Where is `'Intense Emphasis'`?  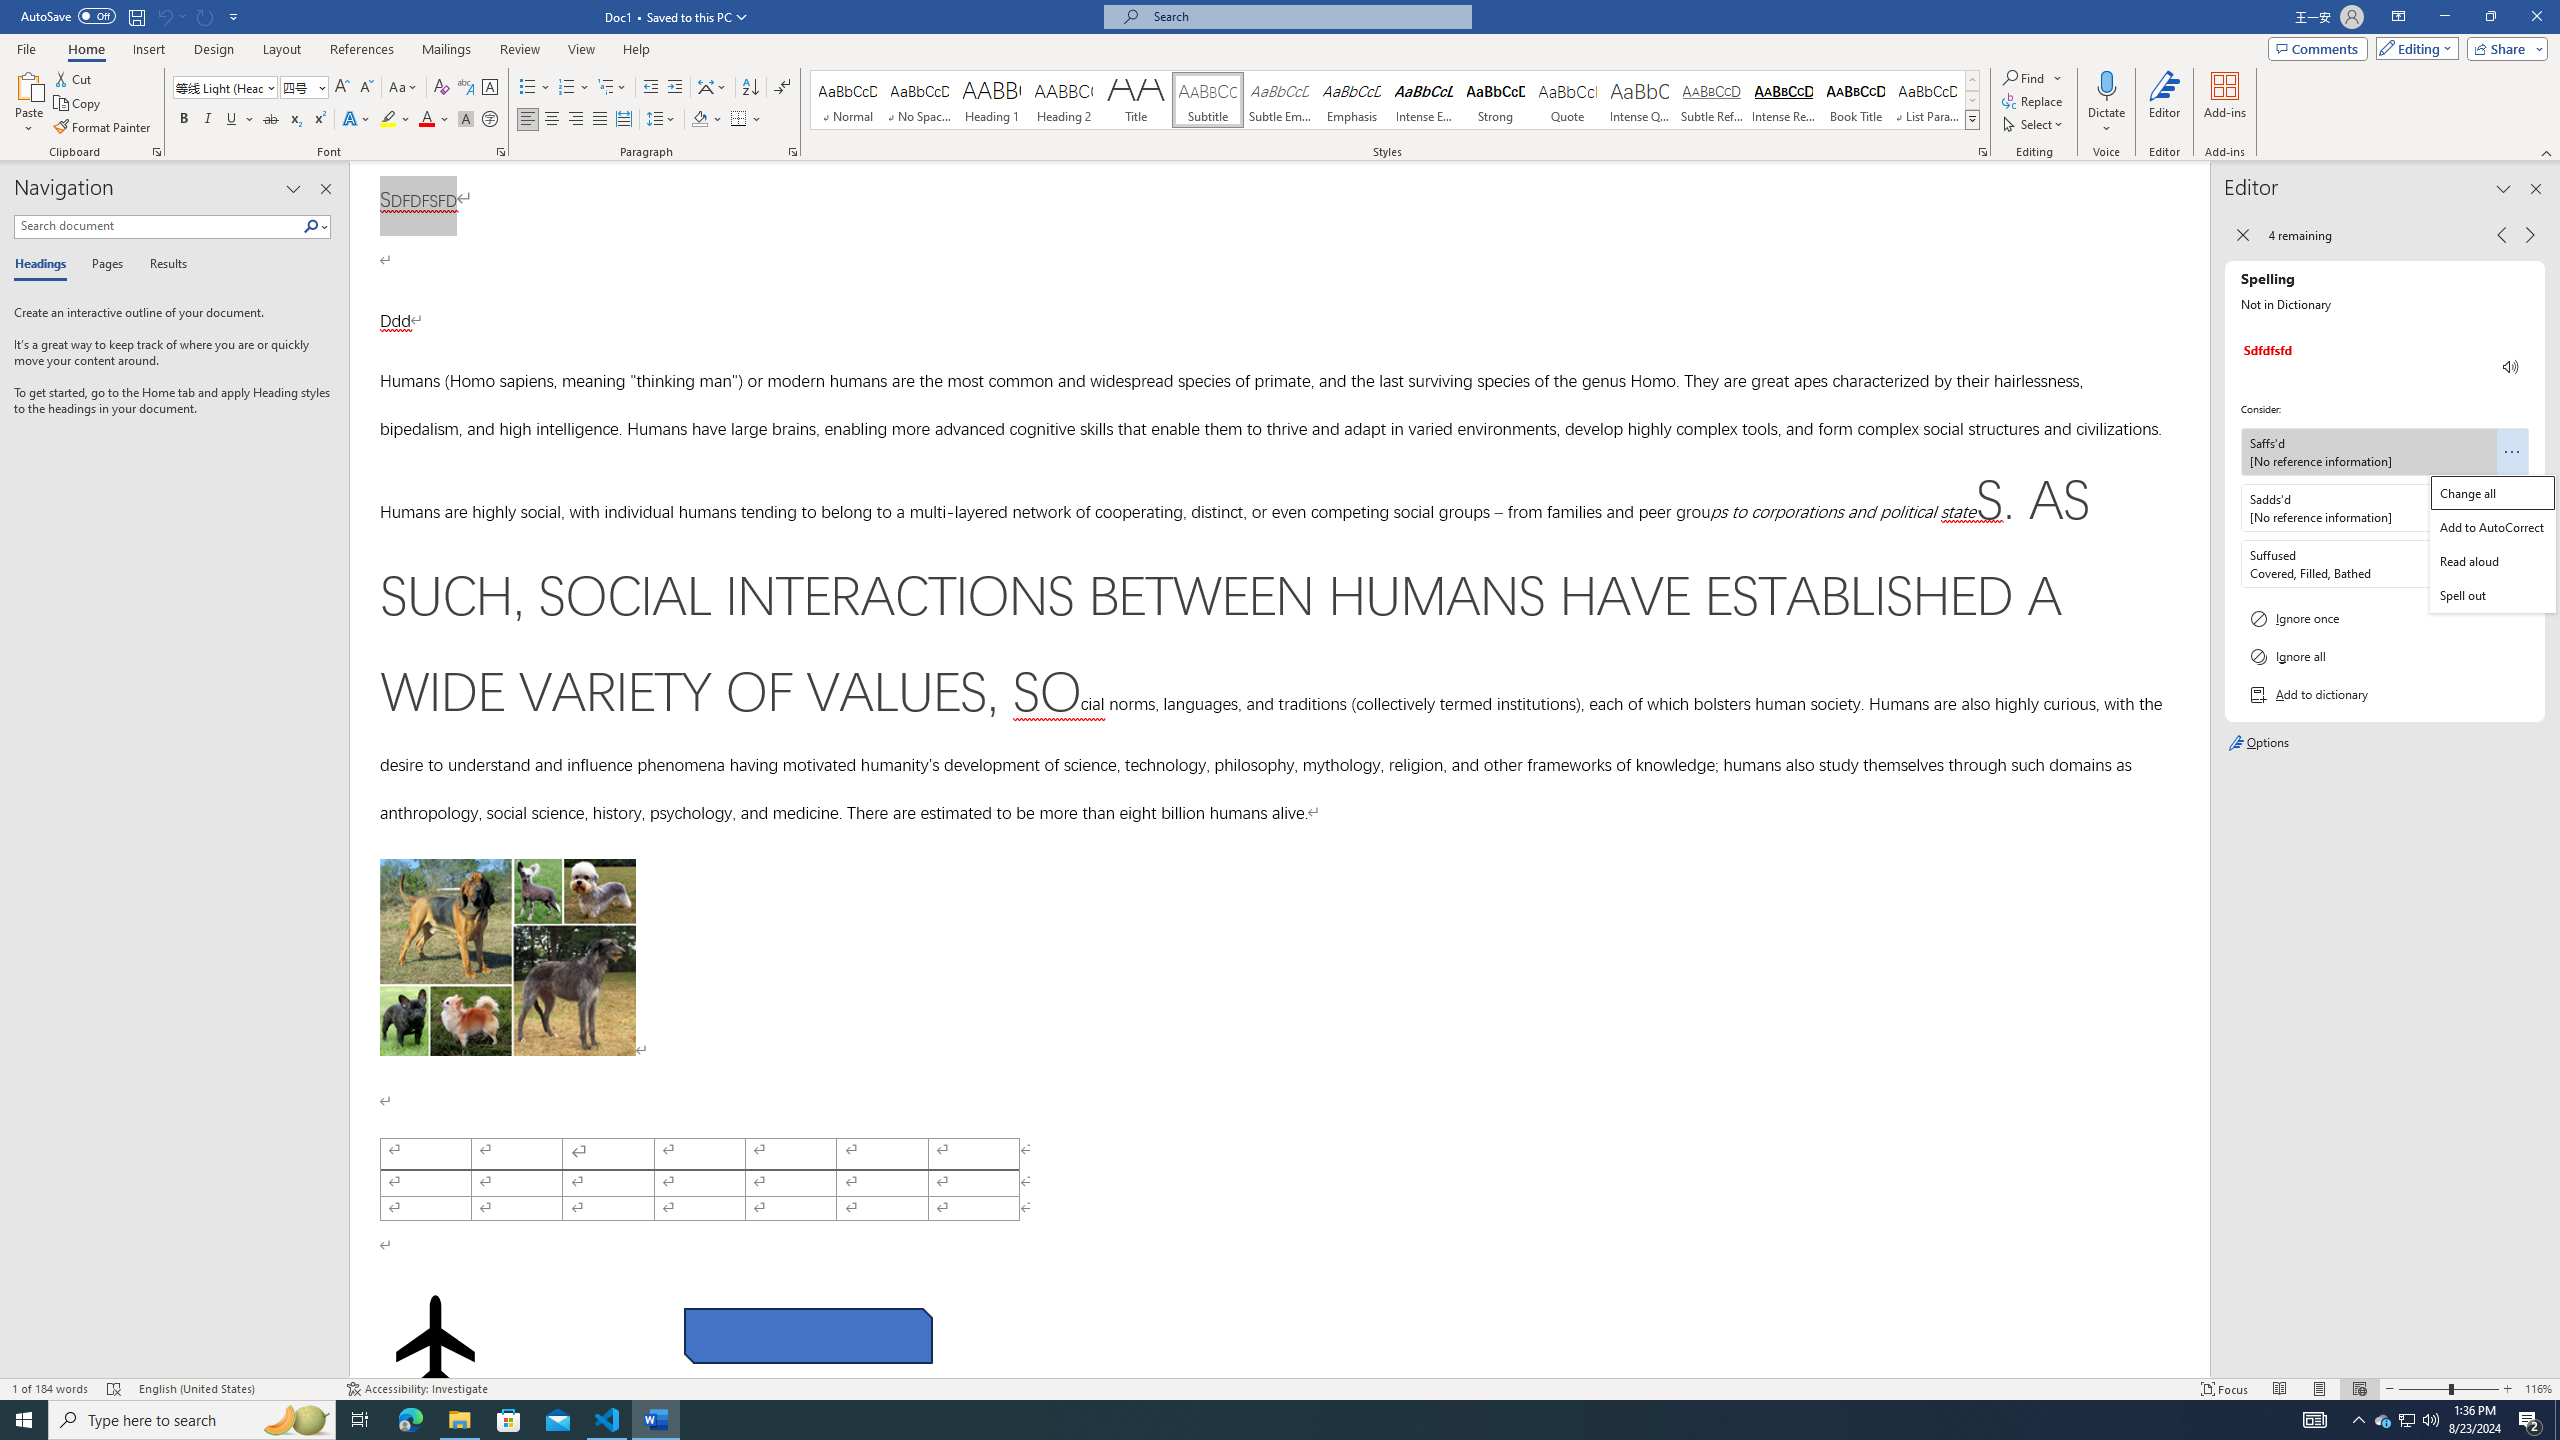 'Intense Emphasis' is located at coordinates (1422, 99).